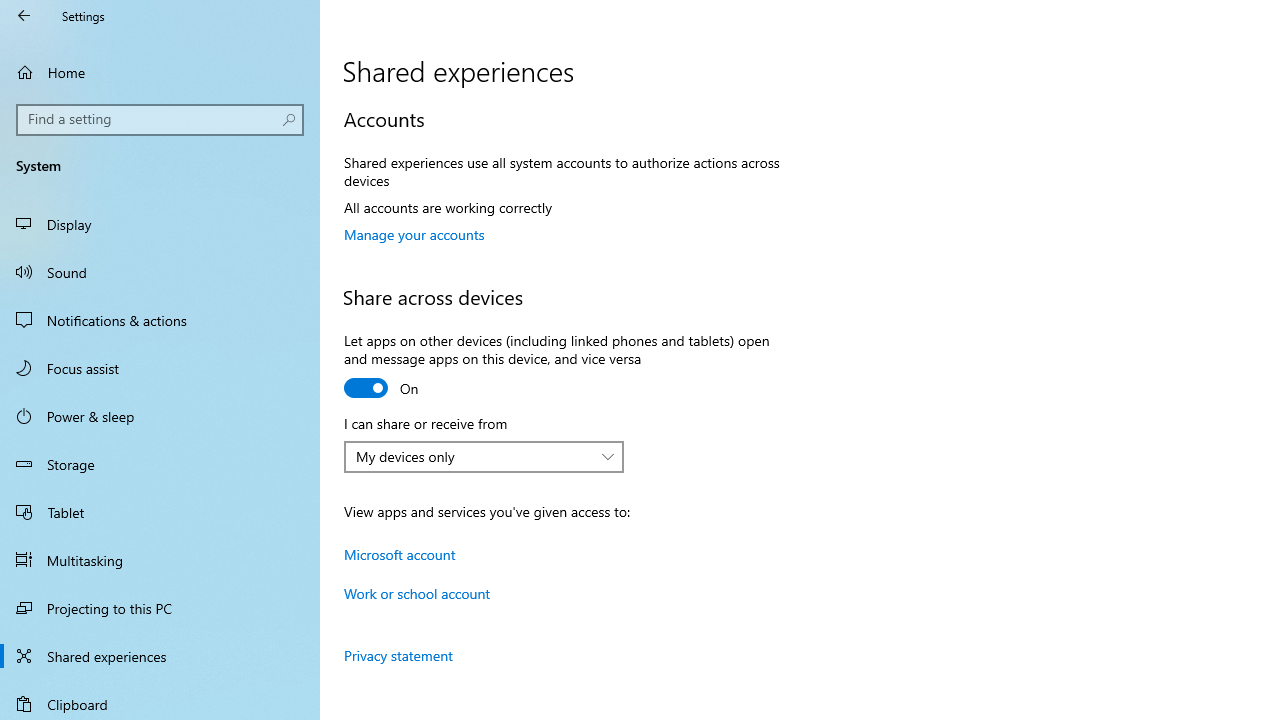 The height and width of the screenshot is (720, 1280). Describe the element at coordinates (160, 559) in the screenshot. I see `'Multitasking'` at that location.